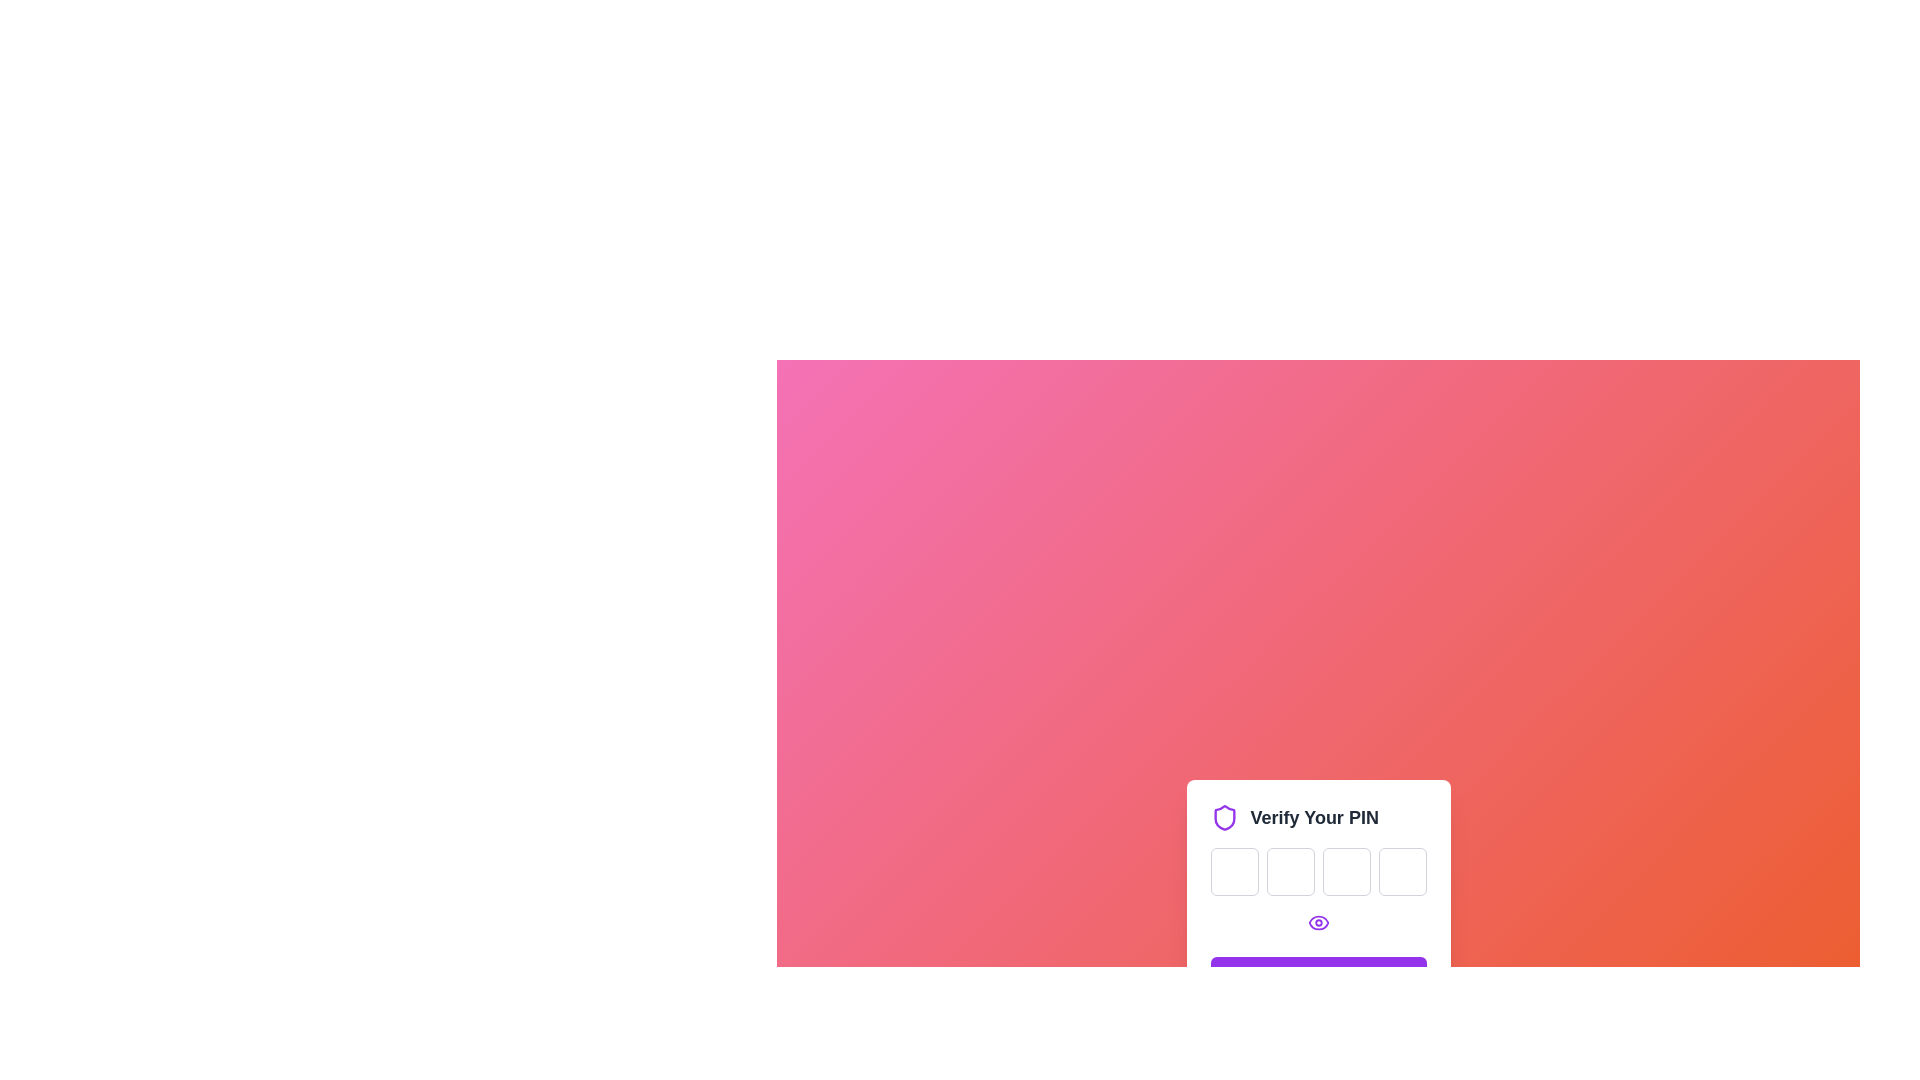  I want to click on the text label reading 'Verify Your PIN', which is styled in large bold dark gray font and positioned next to a purple shield icon, so click(1314, 817).